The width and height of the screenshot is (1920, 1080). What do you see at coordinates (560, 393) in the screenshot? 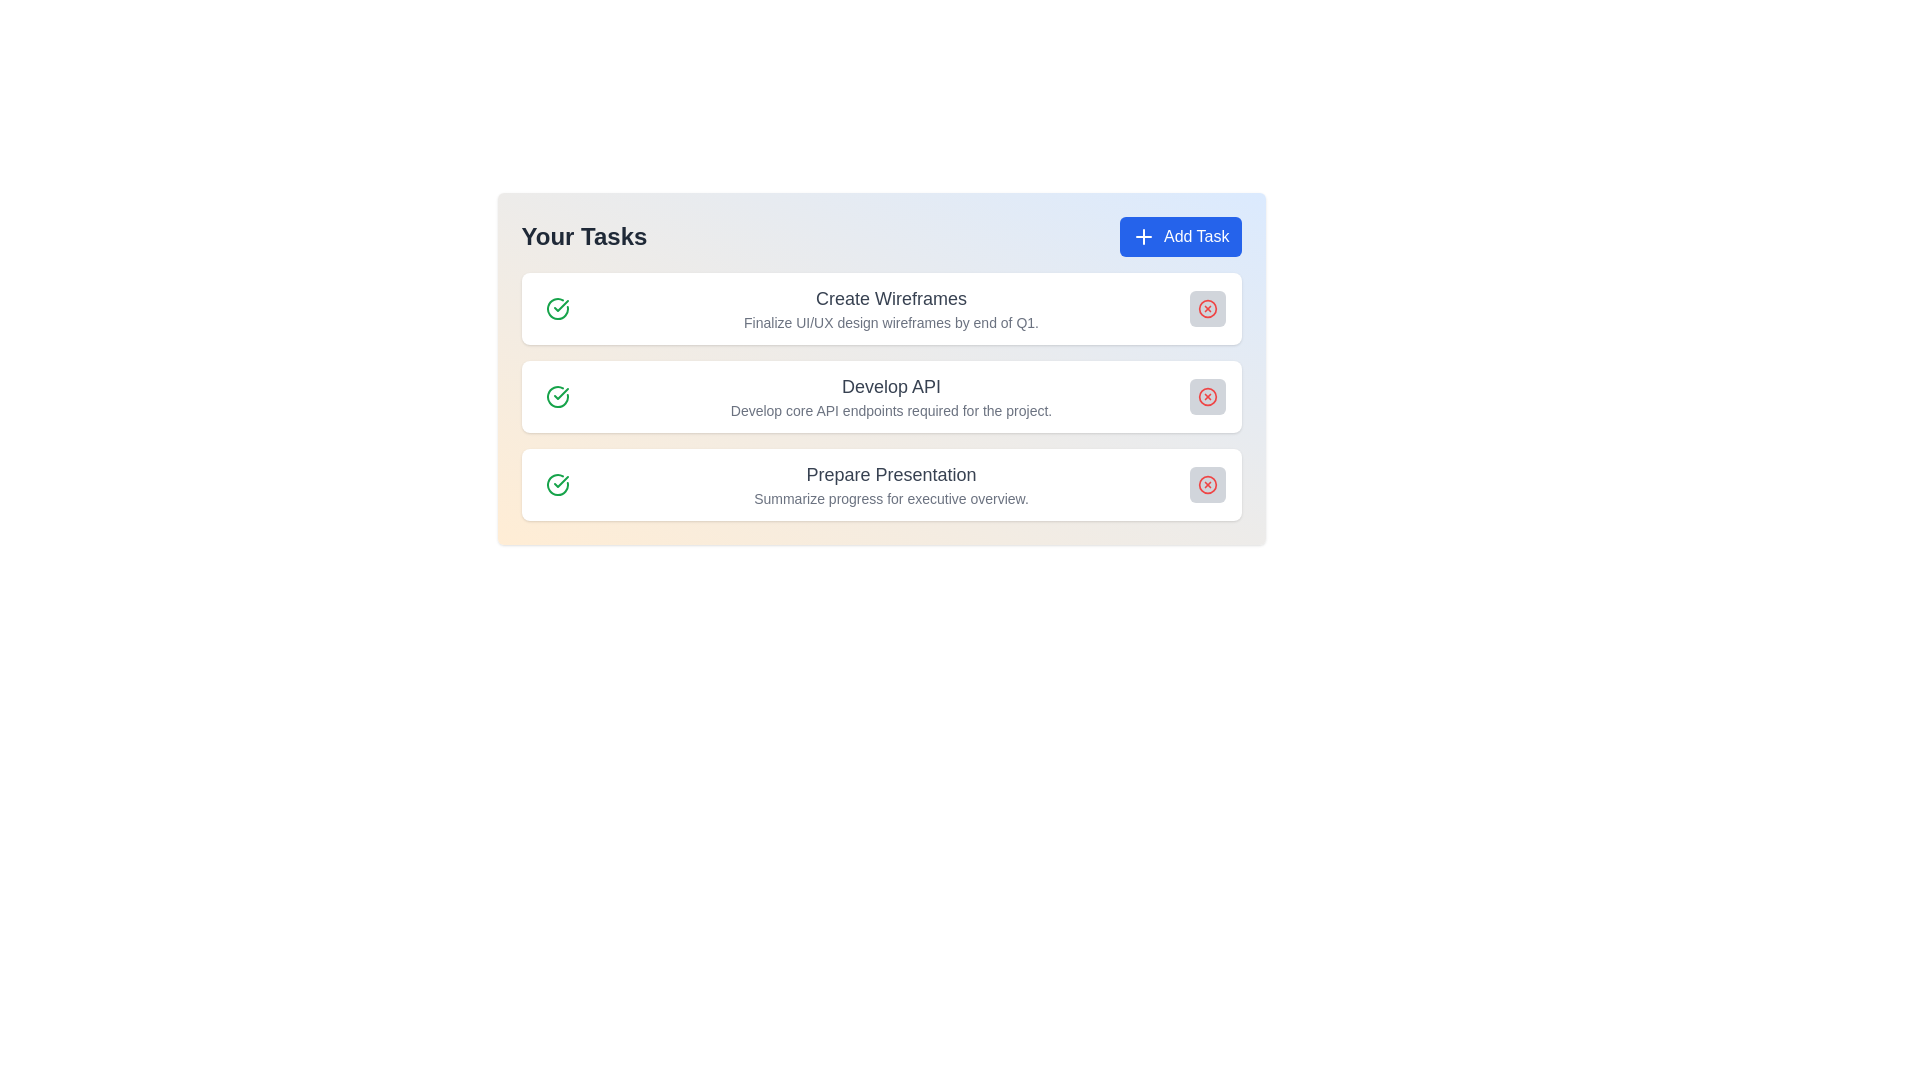
I see `the checkmark icon located to the left of the 'Develop API' task header, which indicates task completion` at bounding box center [560, 393].